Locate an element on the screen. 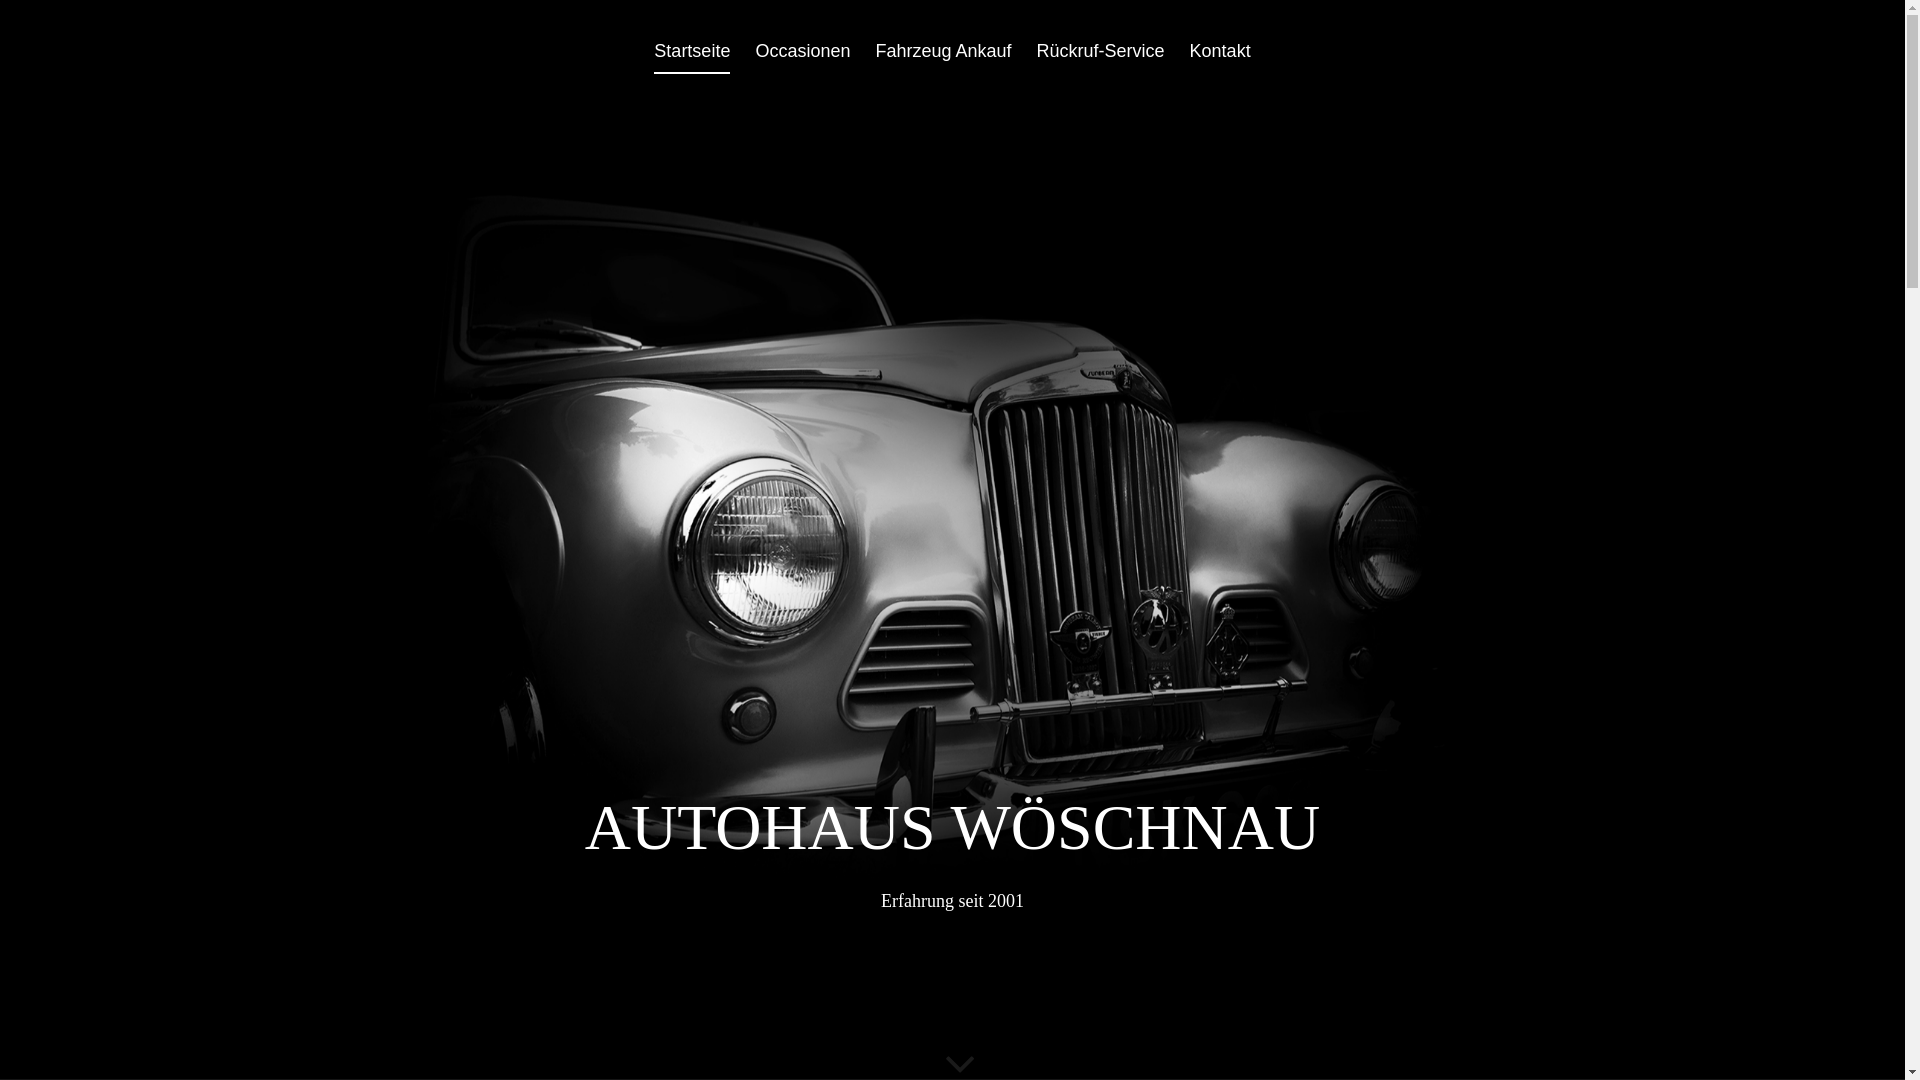 The width and height of the screenshot is (1920, 1080). 'Fahrzeug Ankauf' is located at coordinates (874, 56).